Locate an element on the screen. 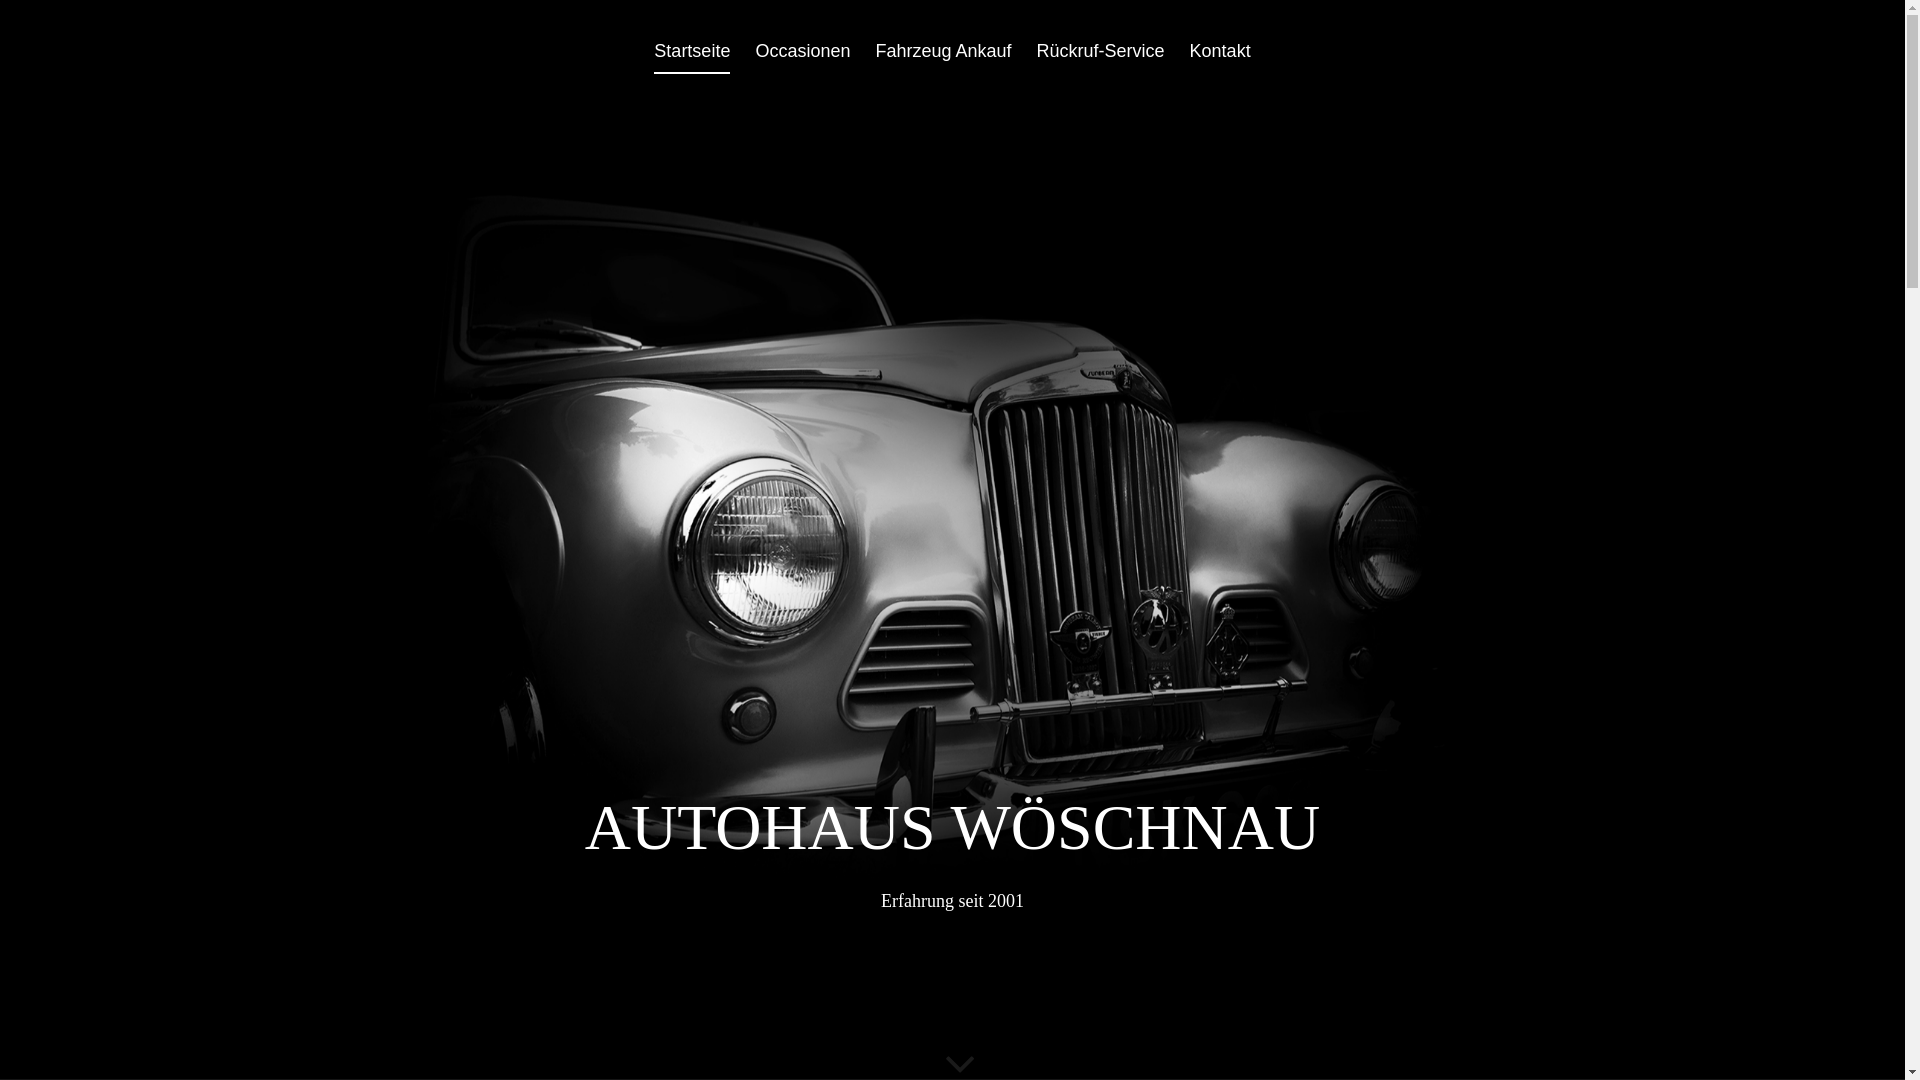 The width and height of the screenshot is (1920, 1080). 'Fahrzeug Ankauf' is located at coordinates (874, 56).